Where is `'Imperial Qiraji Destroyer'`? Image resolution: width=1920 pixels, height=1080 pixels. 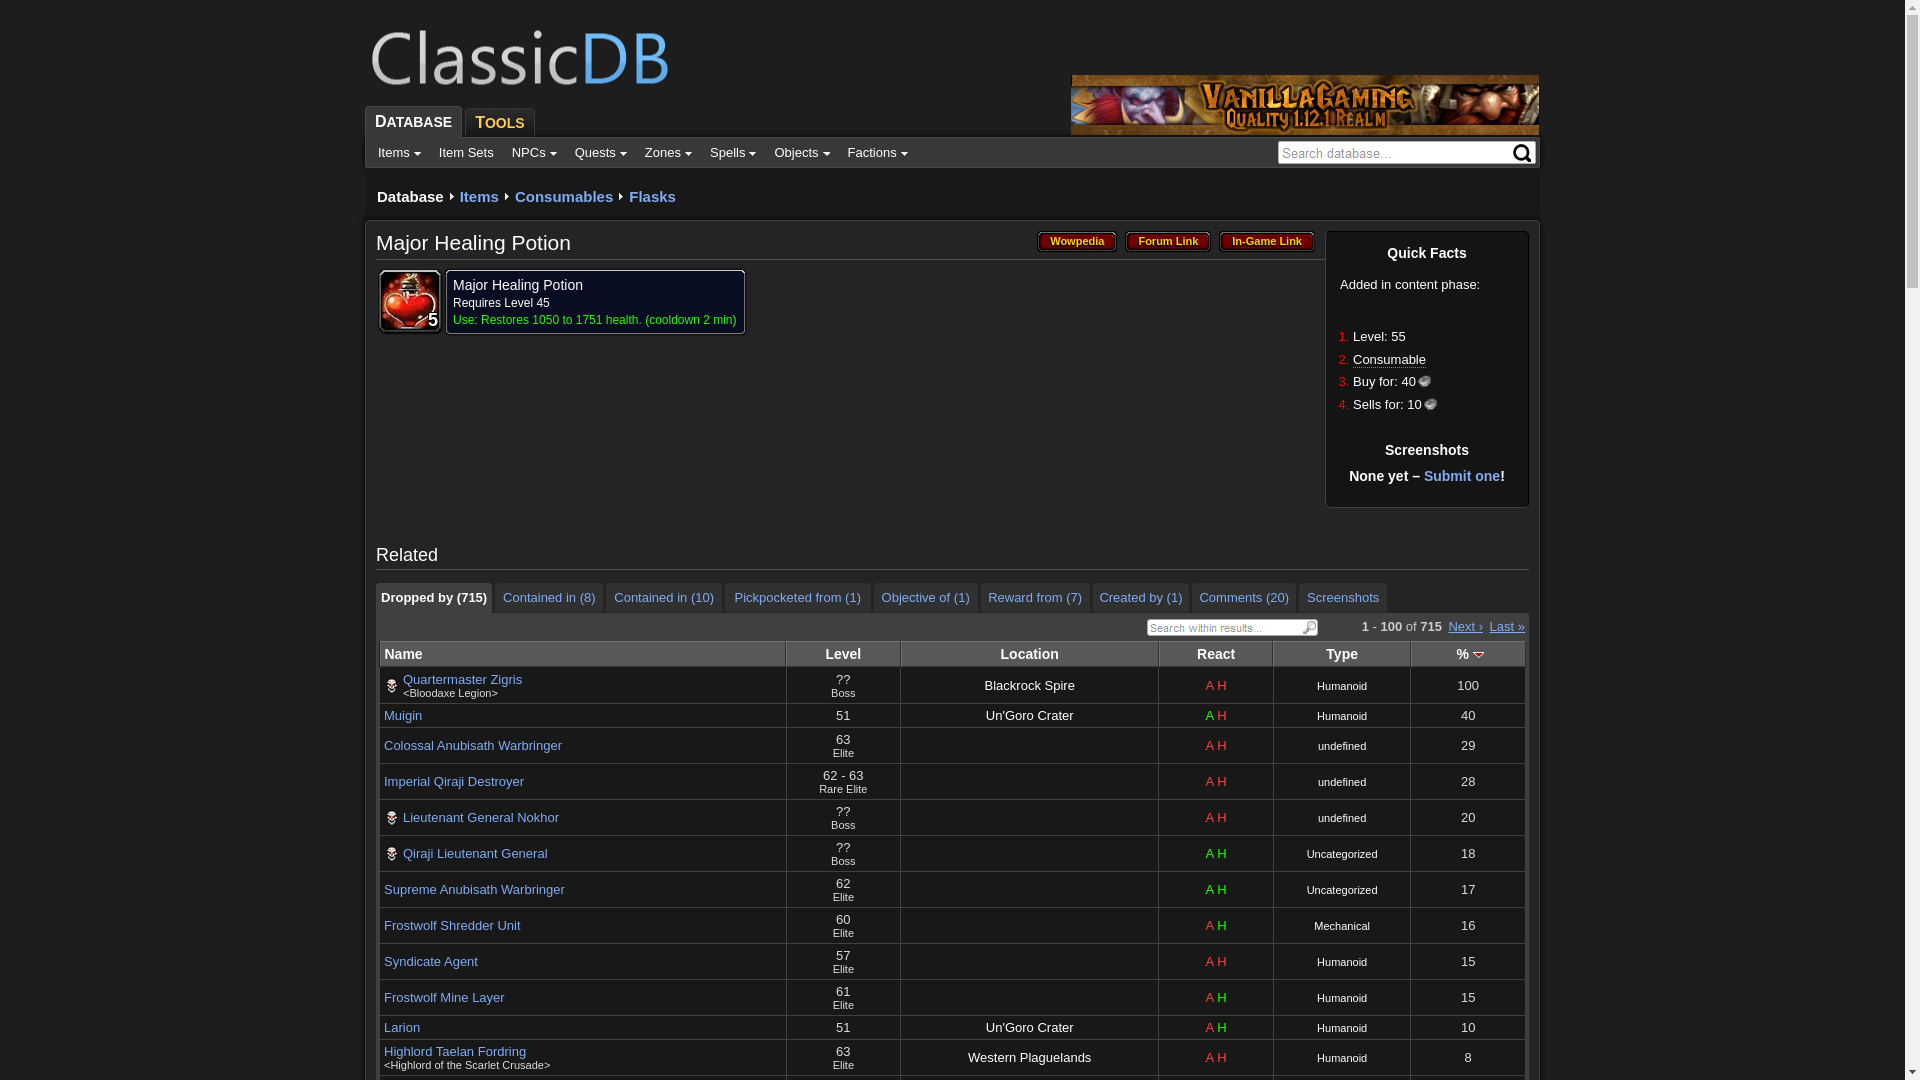 'Imperial Qiraji Destroyer' is located at coordinates (453, 780).